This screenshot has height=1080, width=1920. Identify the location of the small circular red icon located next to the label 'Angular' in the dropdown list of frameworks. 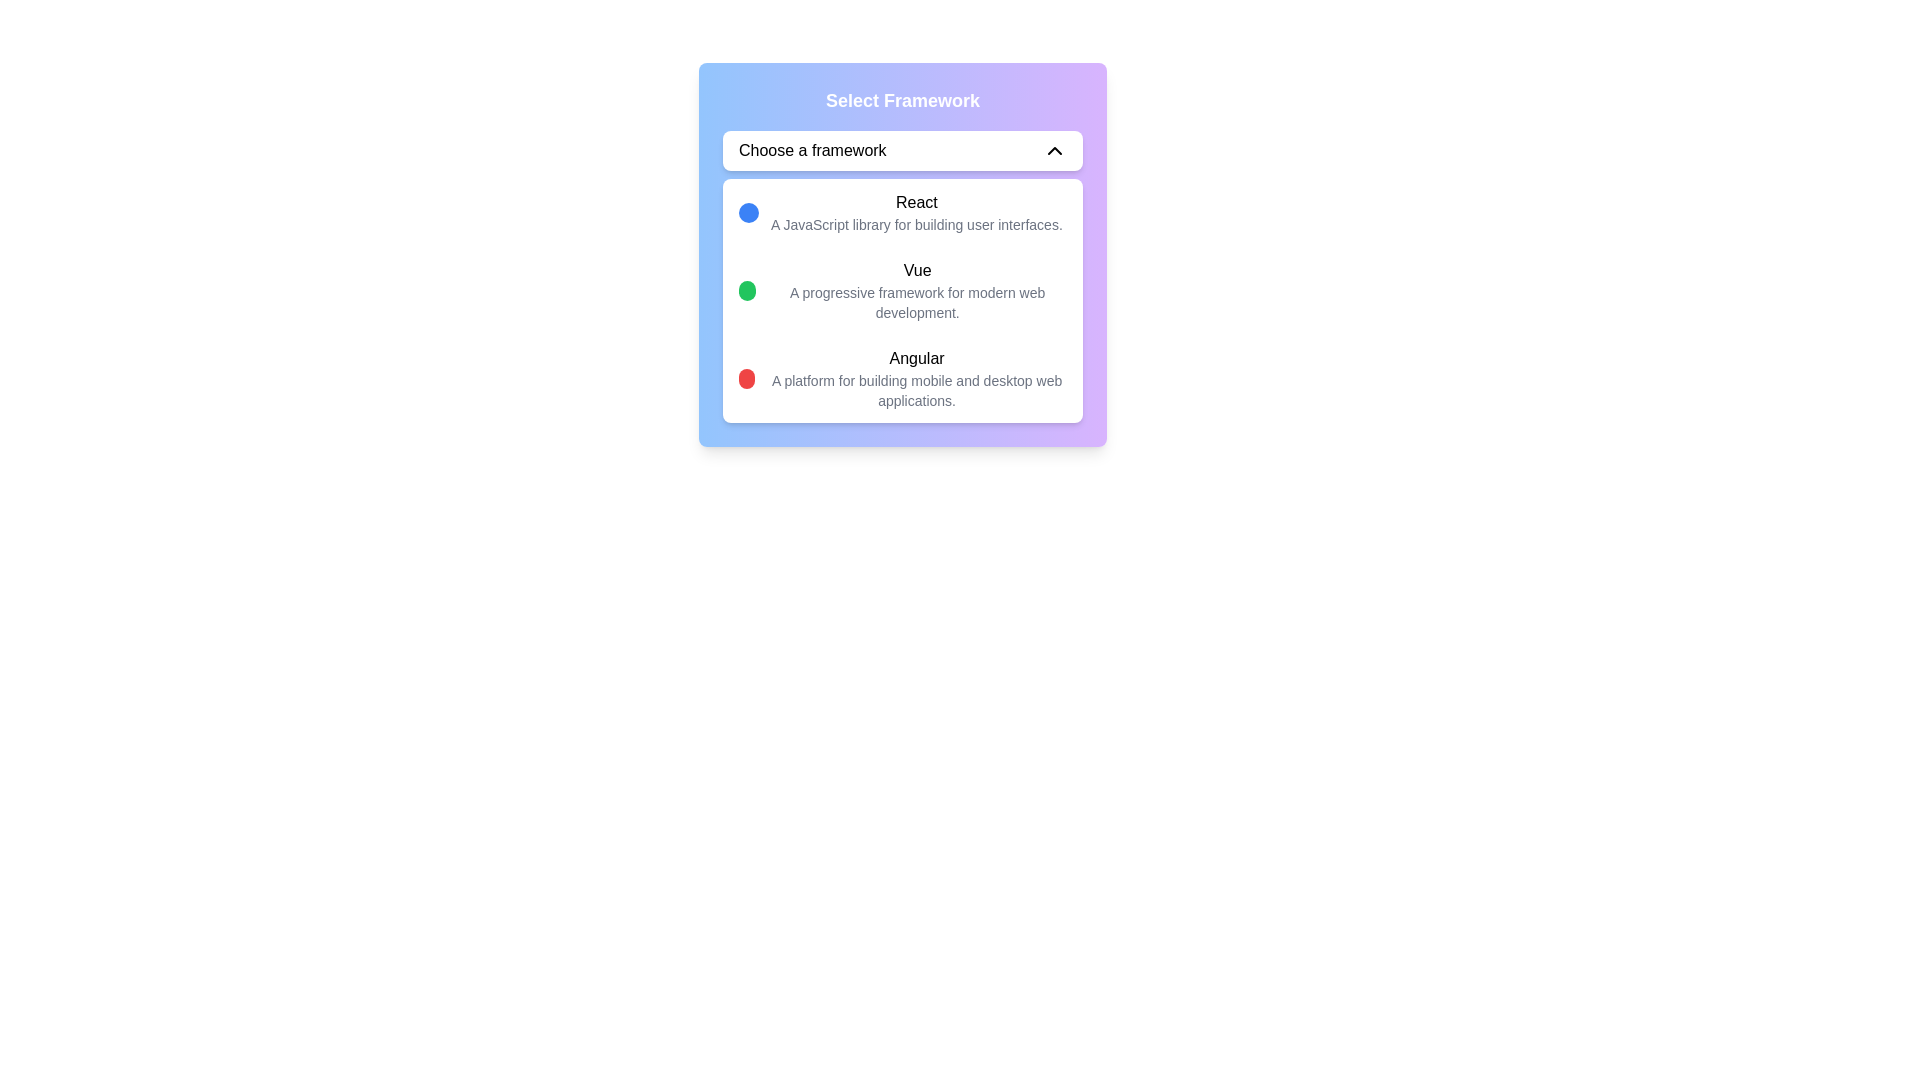
(746, 378).